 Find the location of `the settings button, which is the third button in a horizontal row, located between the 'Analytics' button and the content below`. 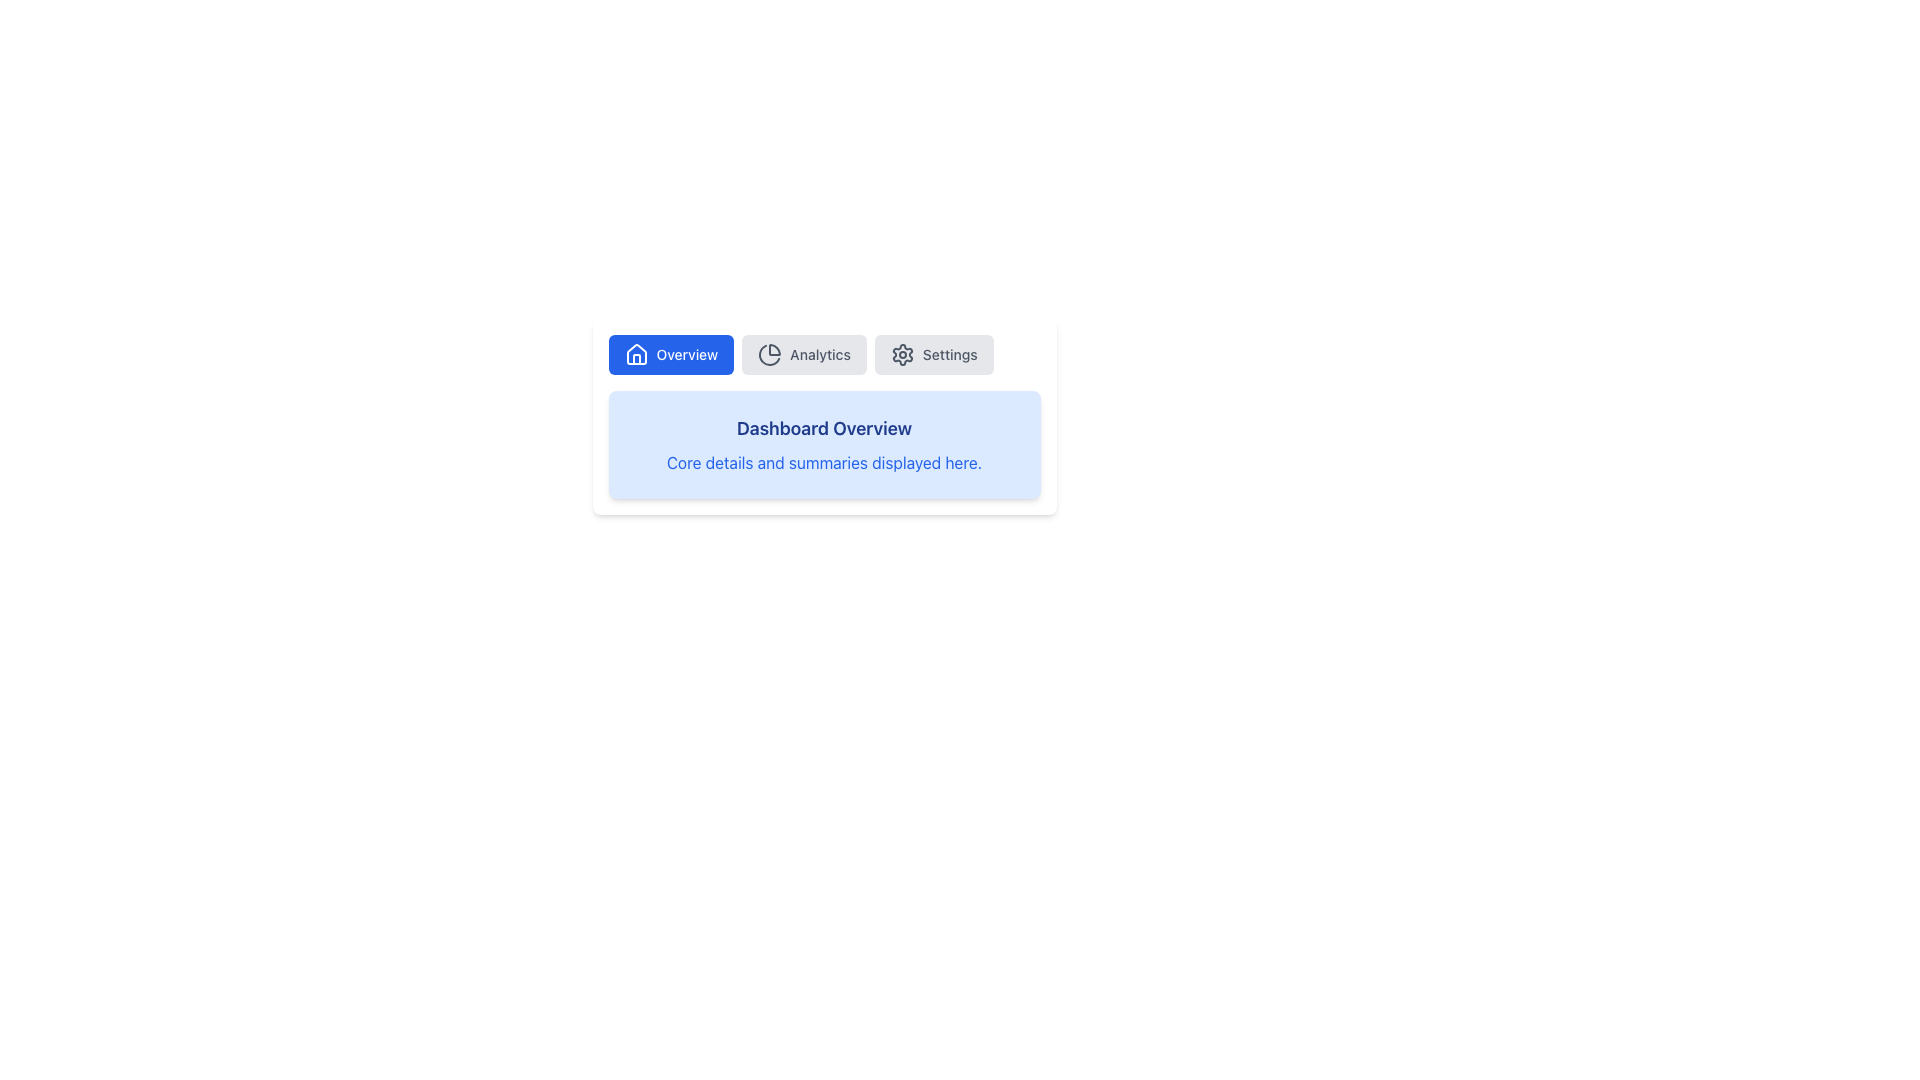

the settings button, which is the third button in a horizontal row, located between the 'Analytics' button and the content below is located at coordinates (933, 353).